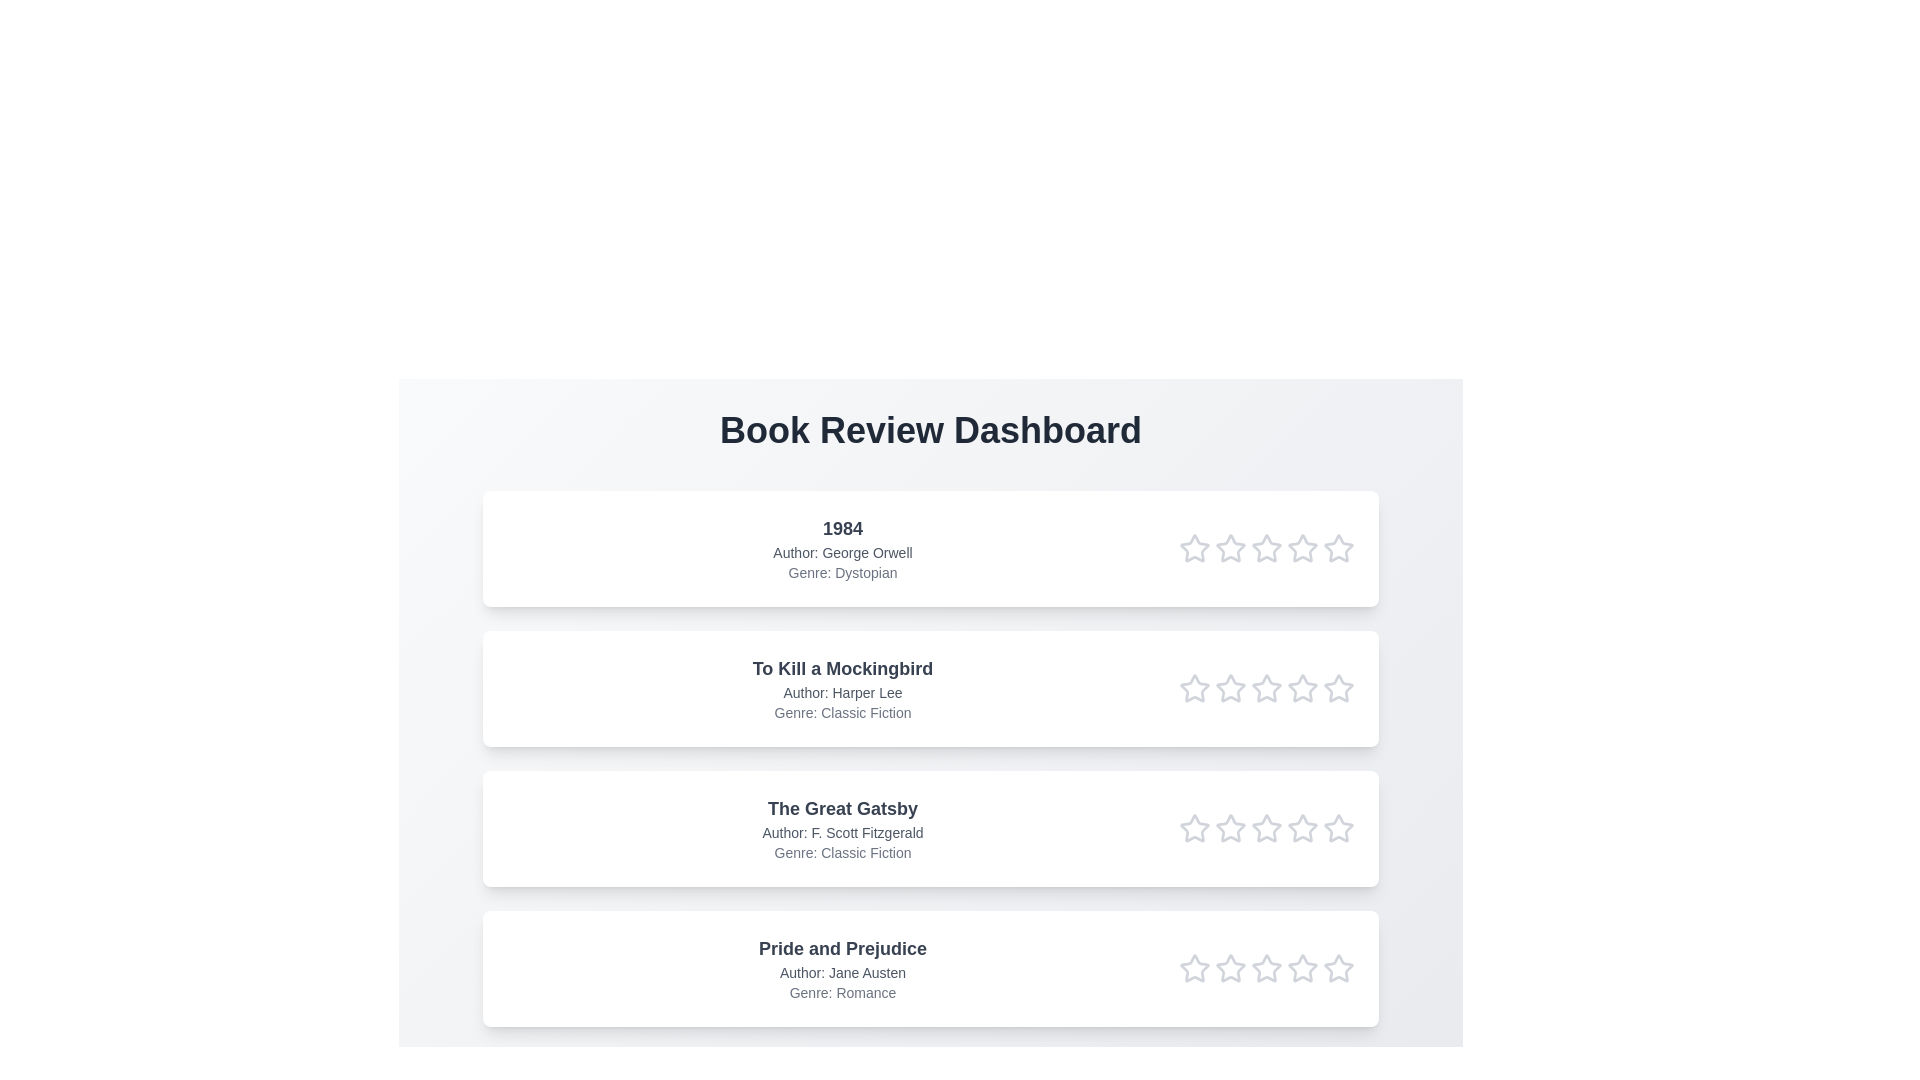 This screenshot has width=1920, height=1080. I want to click on the star corresponding to 4 in the rating row of the book titled To Kill a Mockingbird, so click(1302, 688).